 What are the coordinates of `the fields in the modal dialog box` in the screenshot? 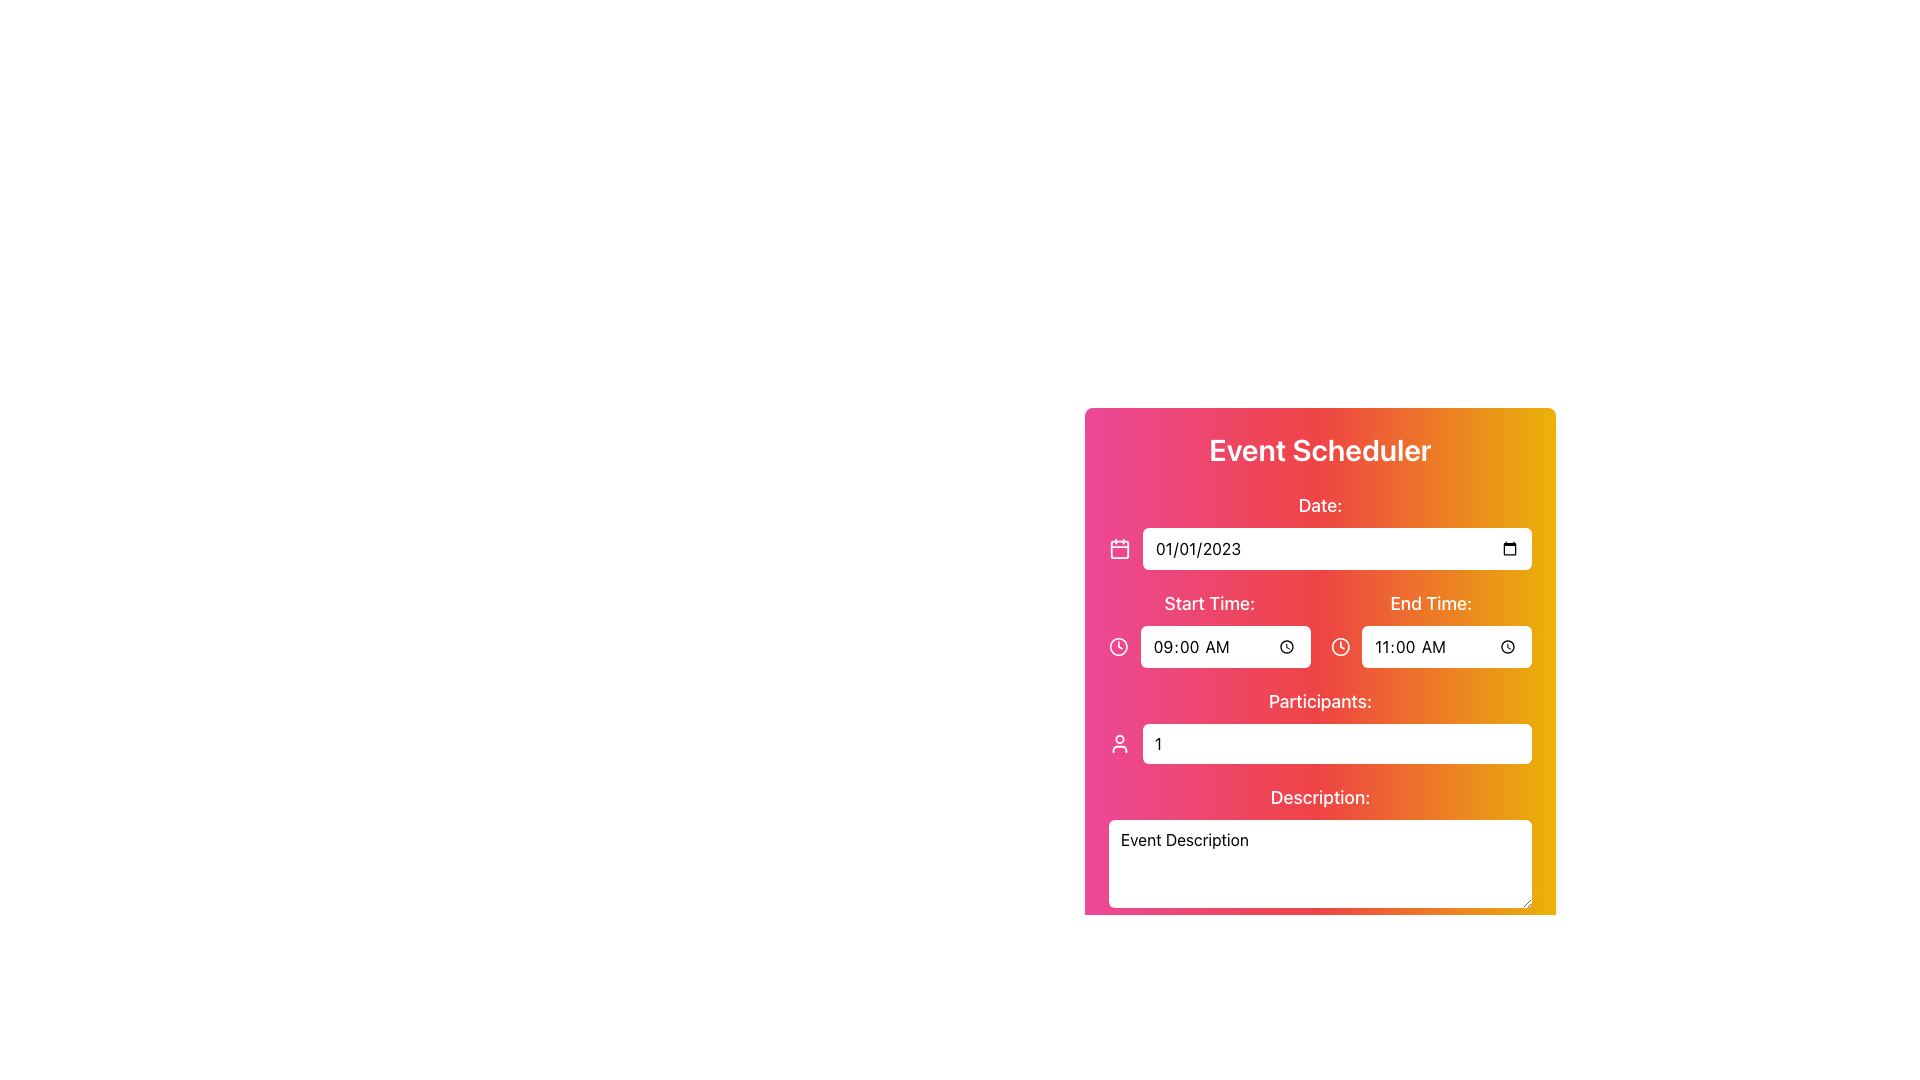 It's located at (1320, 649).